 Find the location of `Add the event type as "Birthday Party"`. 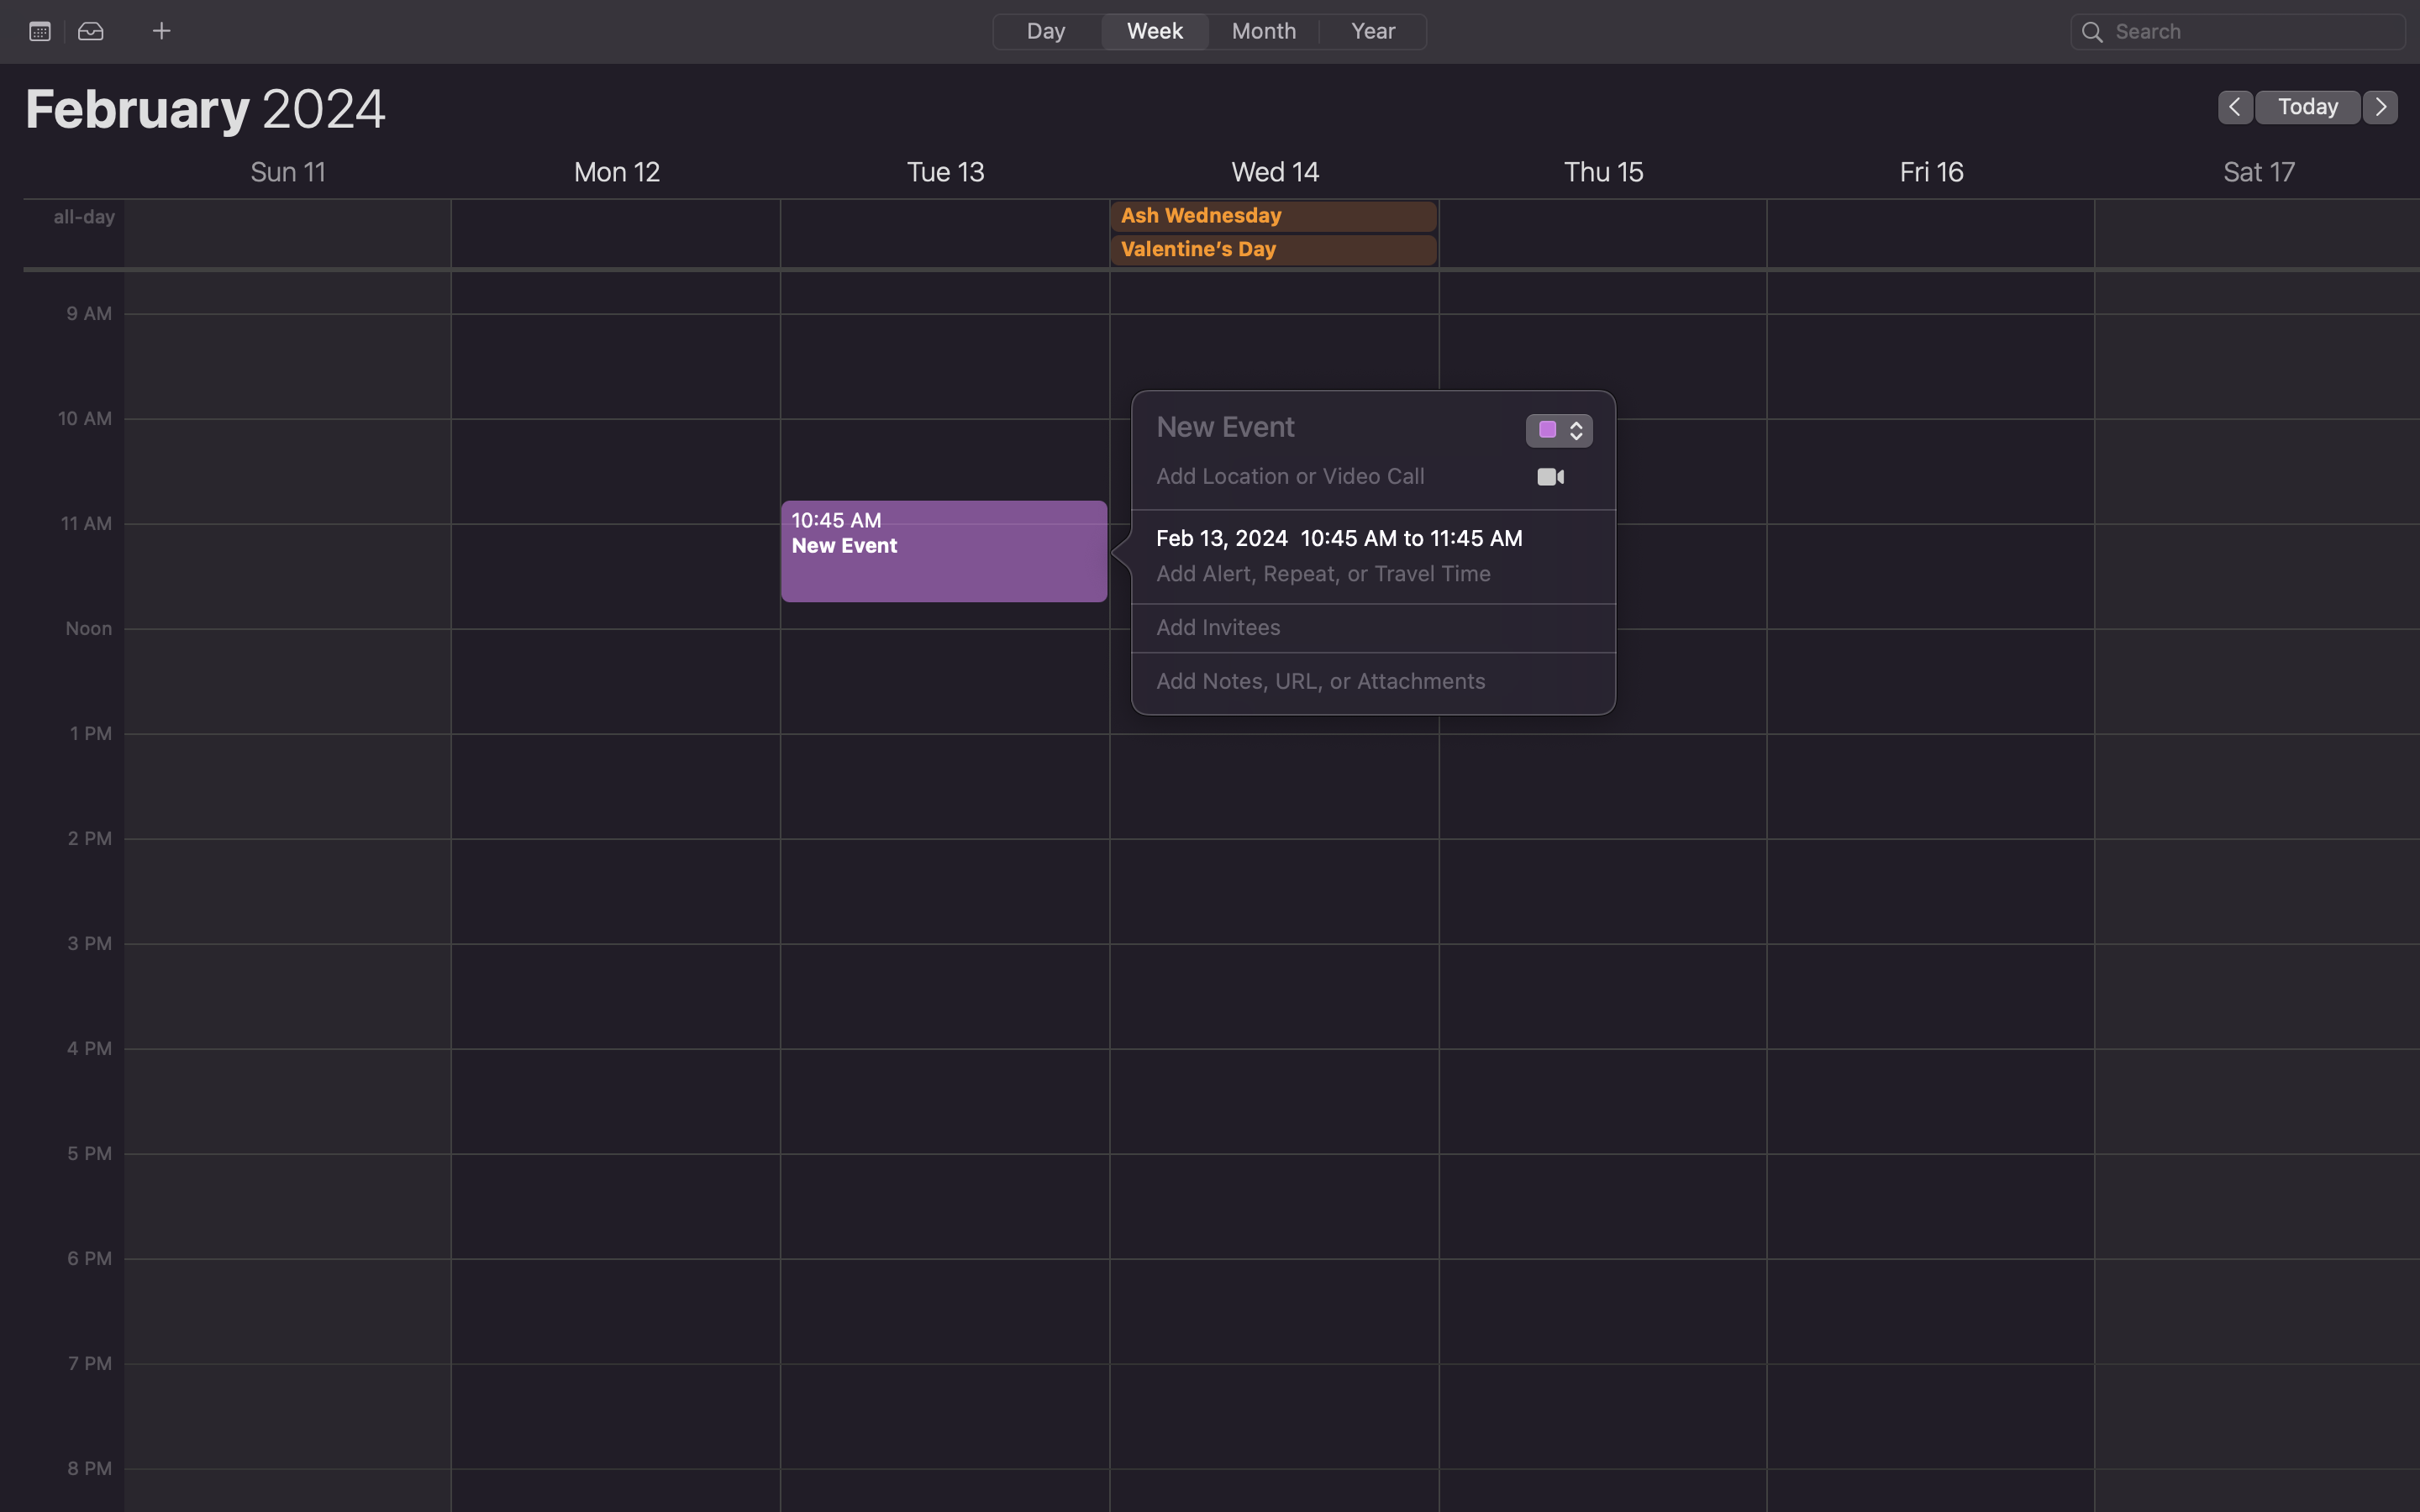

Add the event type as "Birthday Party" is located at coordinates (1545, 433).